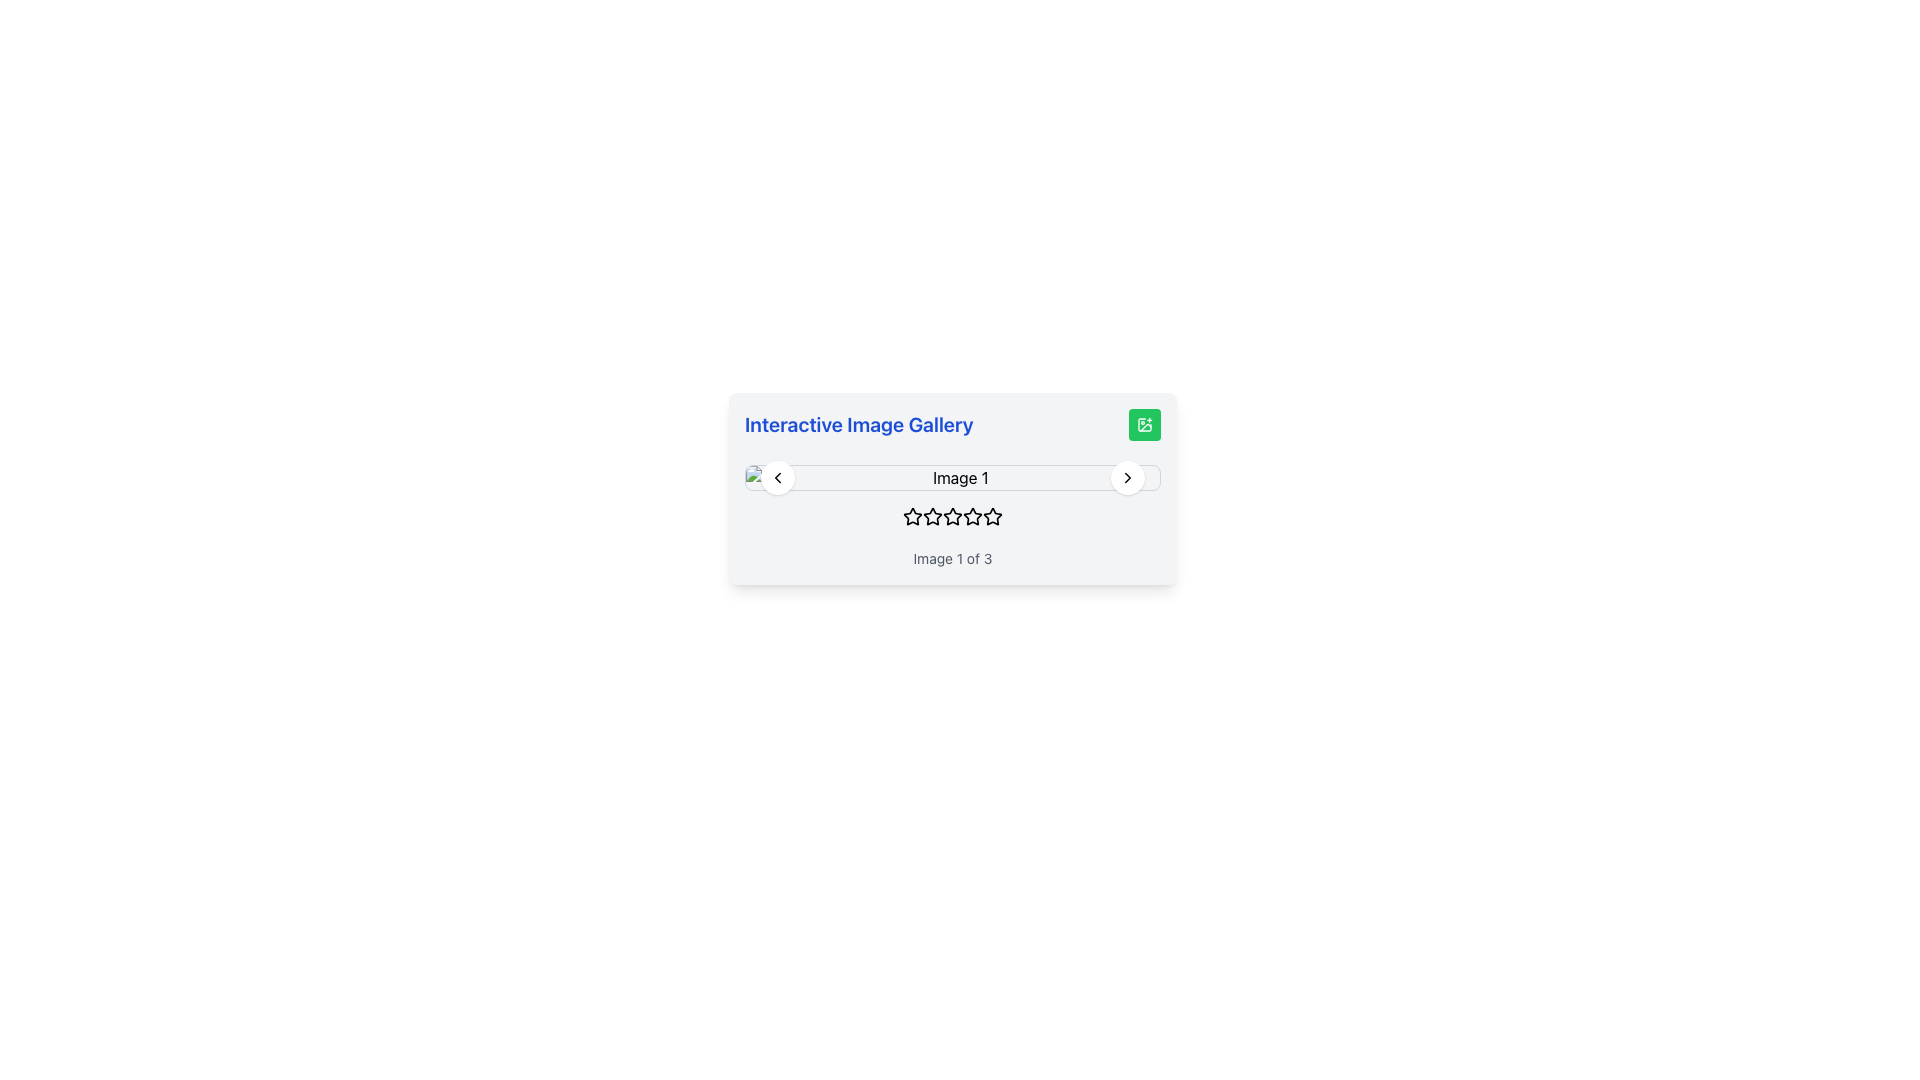 This screenshot has height=1080, width=1920. Describe the element at coordinates (952, 559) in the screenshot. I see `text label 'Image 1 of 3' located at the bottom section of the gallery display component` at that location.